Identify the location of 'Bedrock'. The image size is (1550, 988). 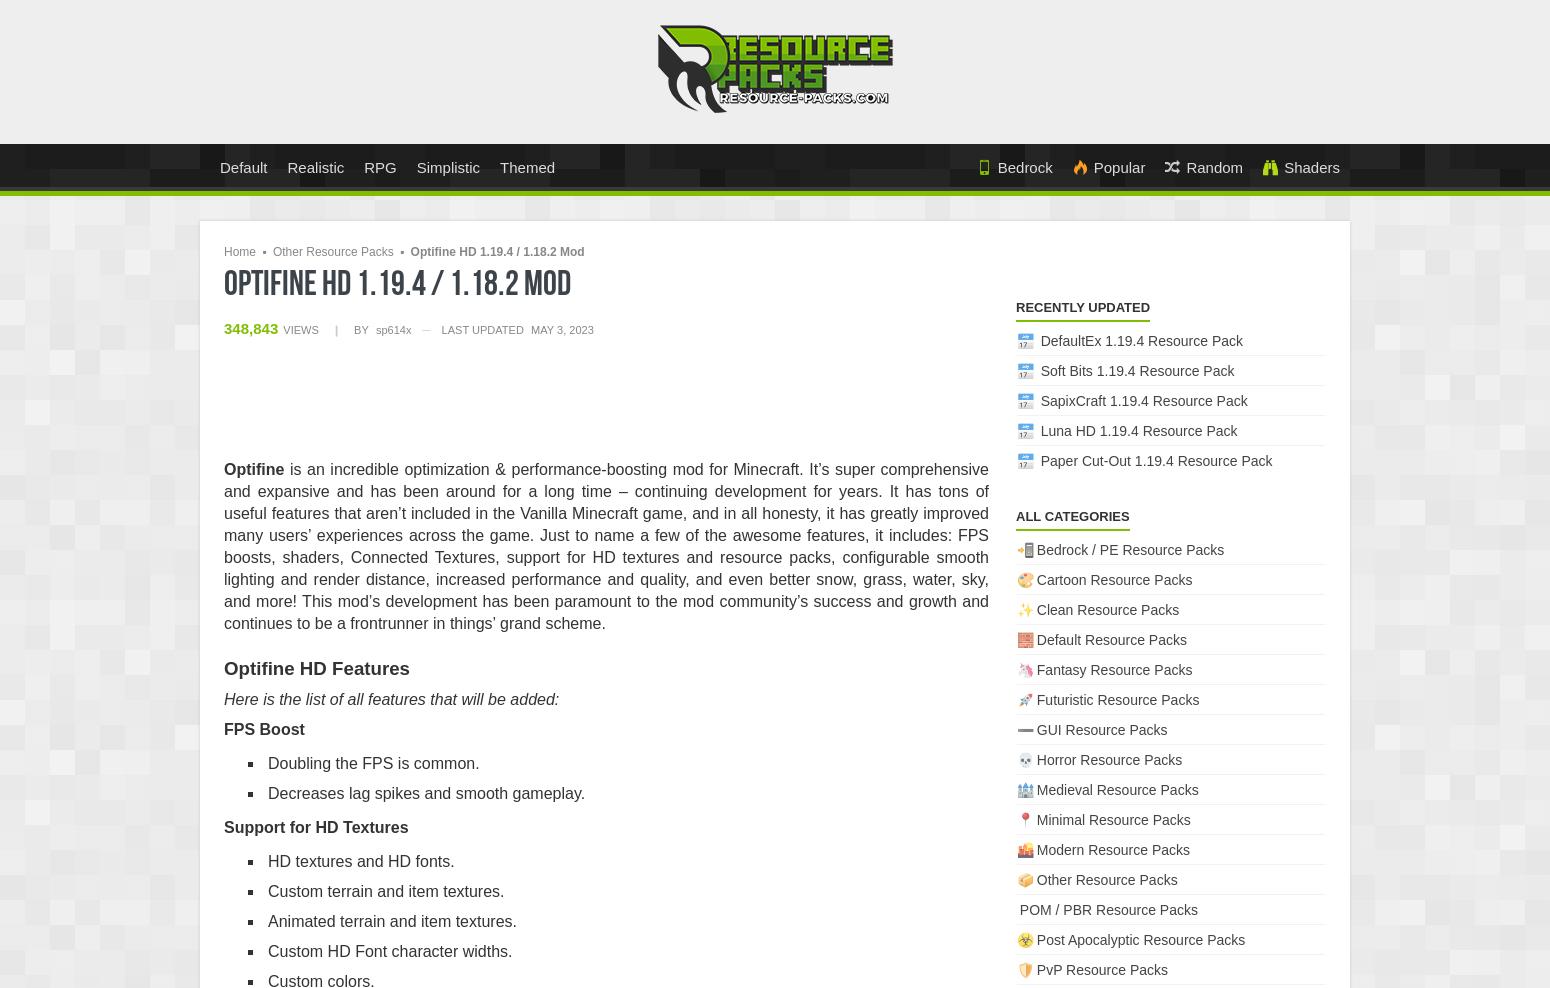
(1024, 166).